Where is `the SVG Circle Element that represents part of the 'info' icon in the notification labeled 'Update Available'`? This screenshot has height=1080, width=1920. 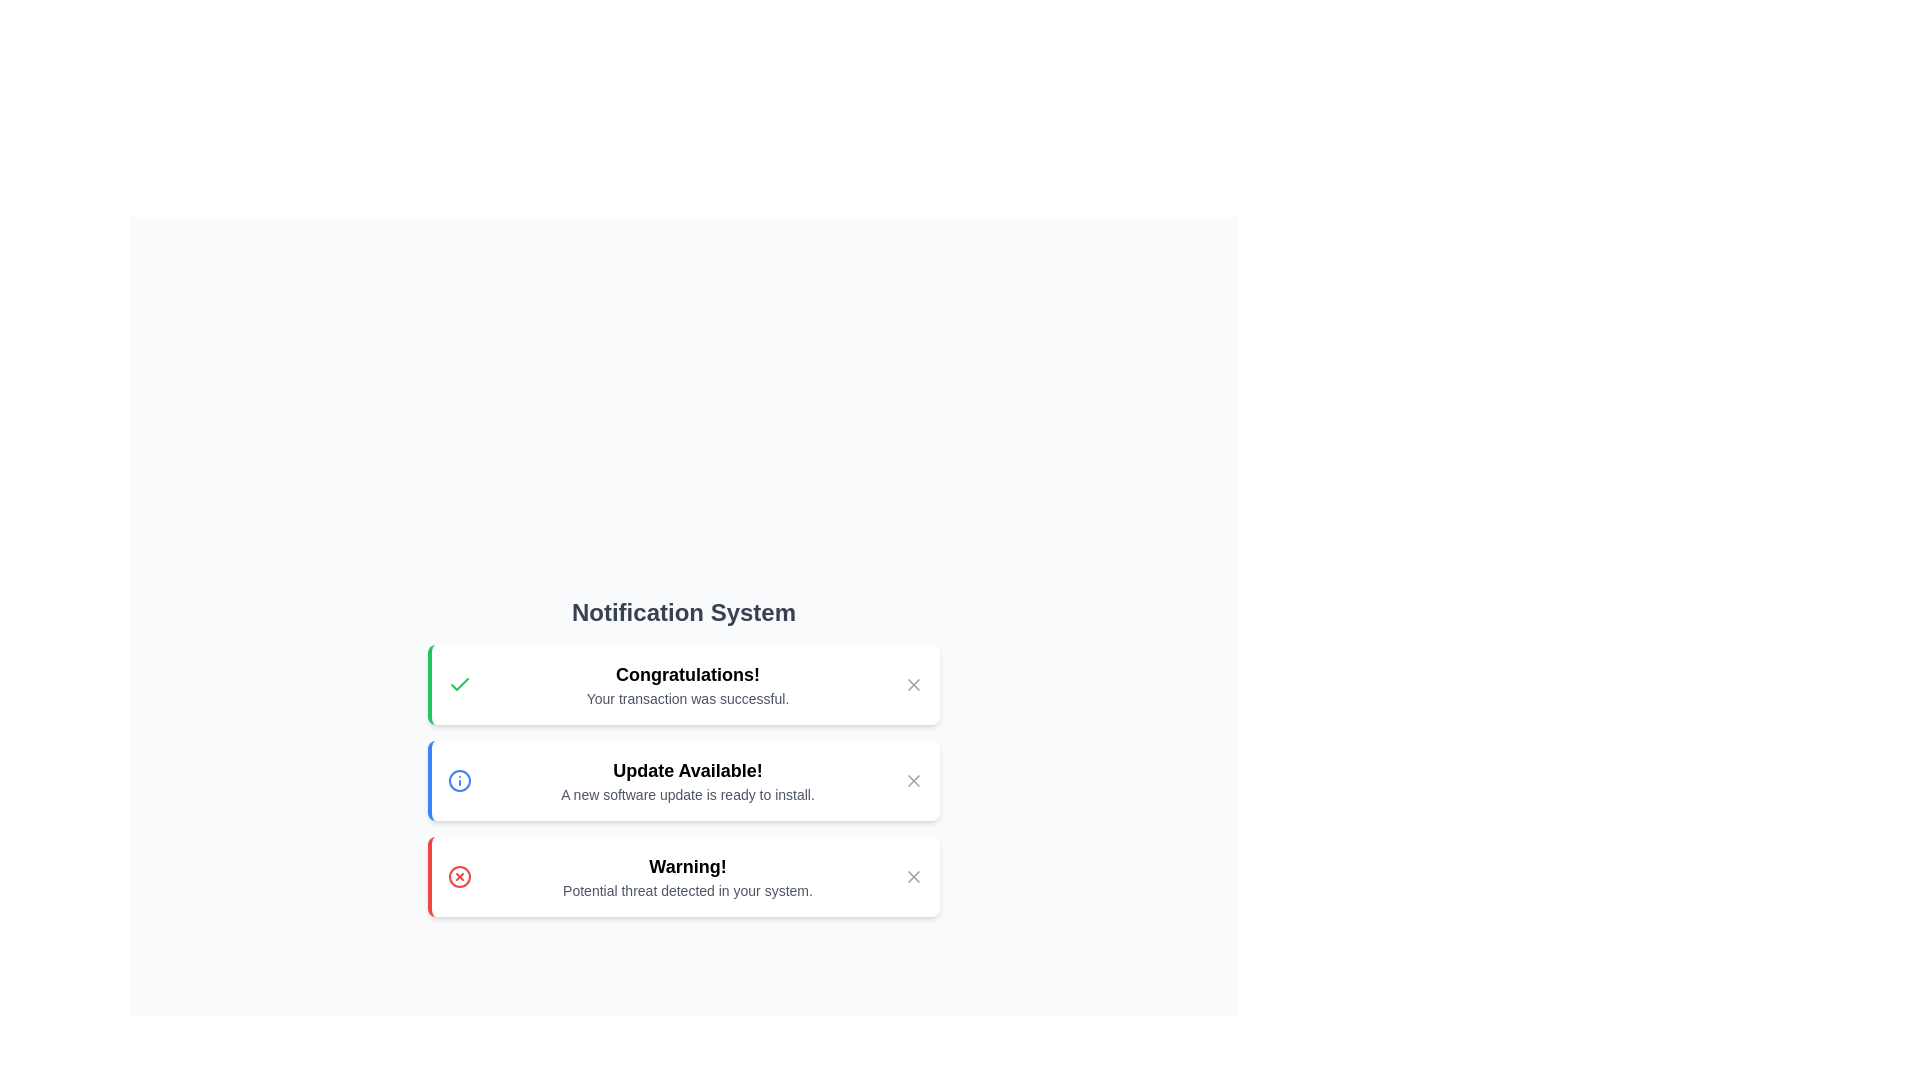
the SVG Circle Element that represents part of the 'info' icon in the notification labeled 'Update Available' is located at coordinates (459, 779).